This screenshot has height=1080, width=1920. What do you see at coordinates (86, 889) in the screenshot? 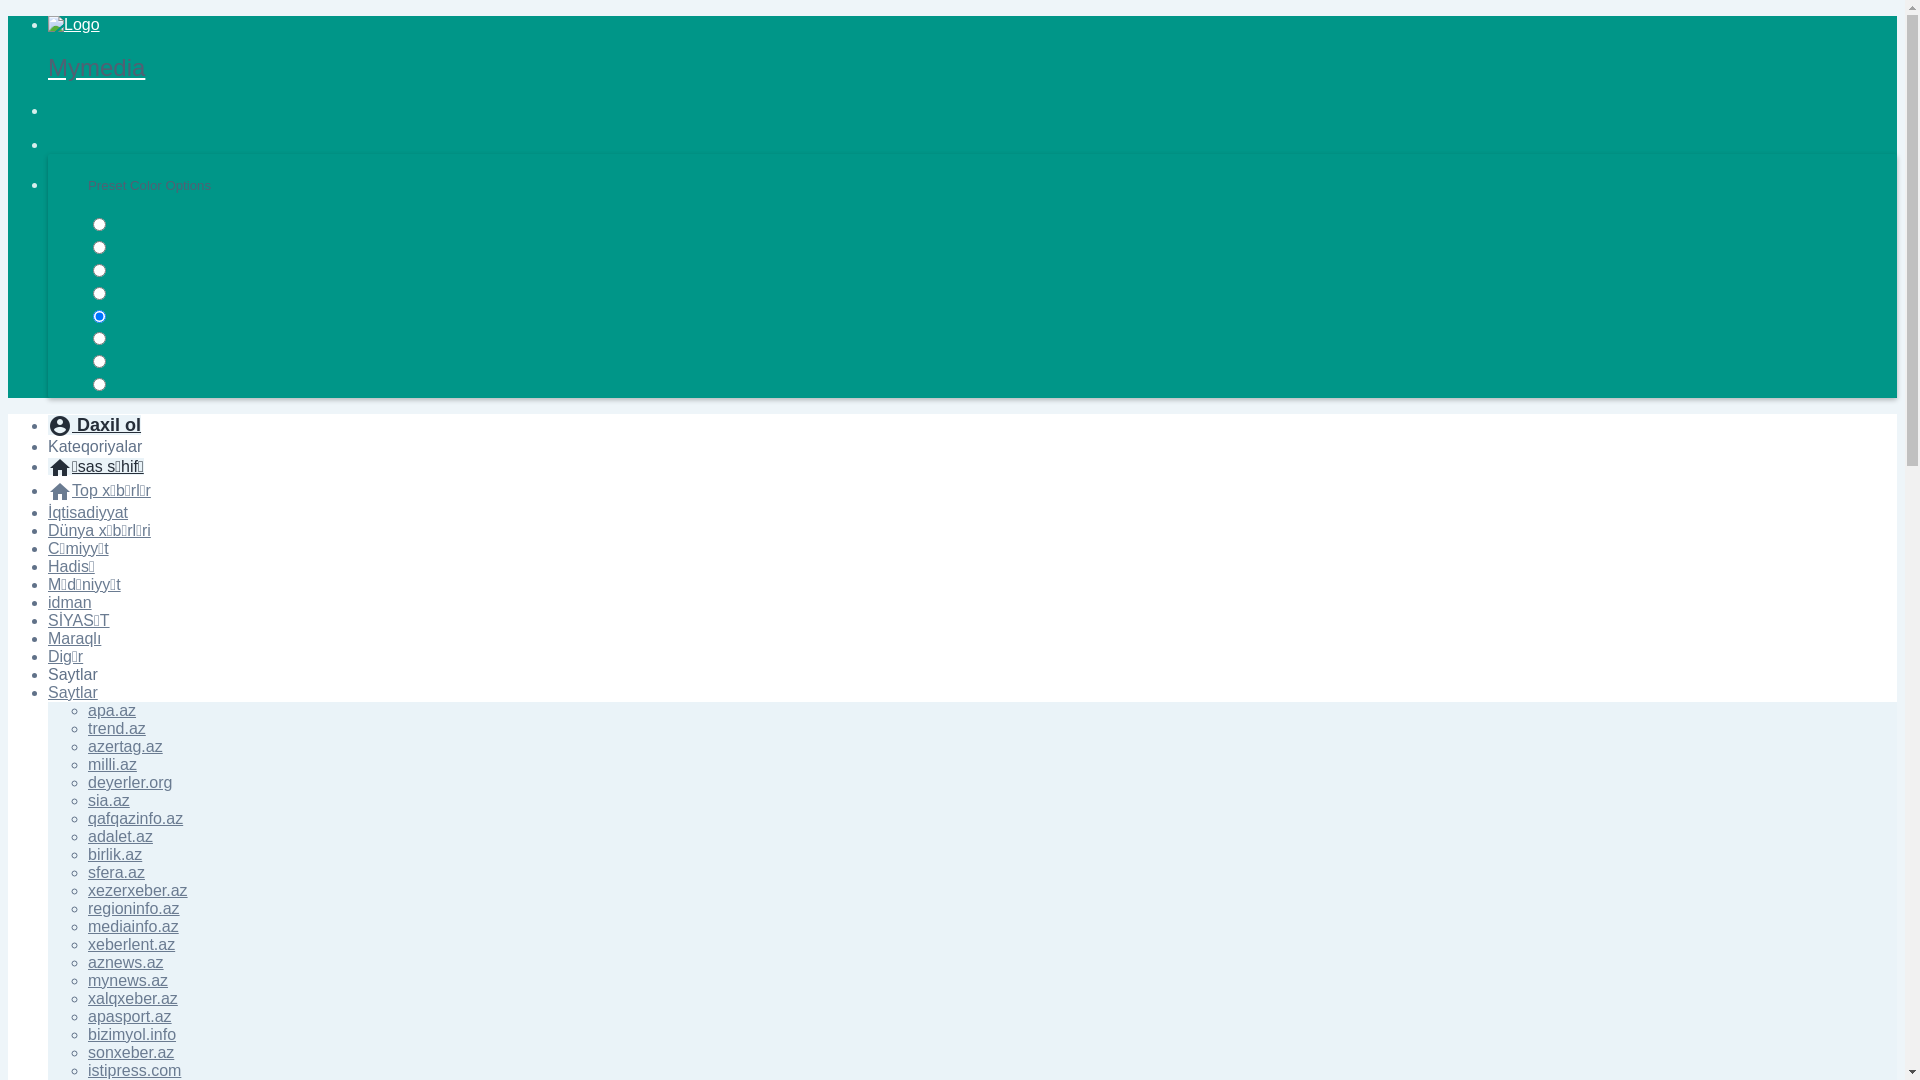
I see `'xezerxeber.az'` at bounding box center [86, 889].